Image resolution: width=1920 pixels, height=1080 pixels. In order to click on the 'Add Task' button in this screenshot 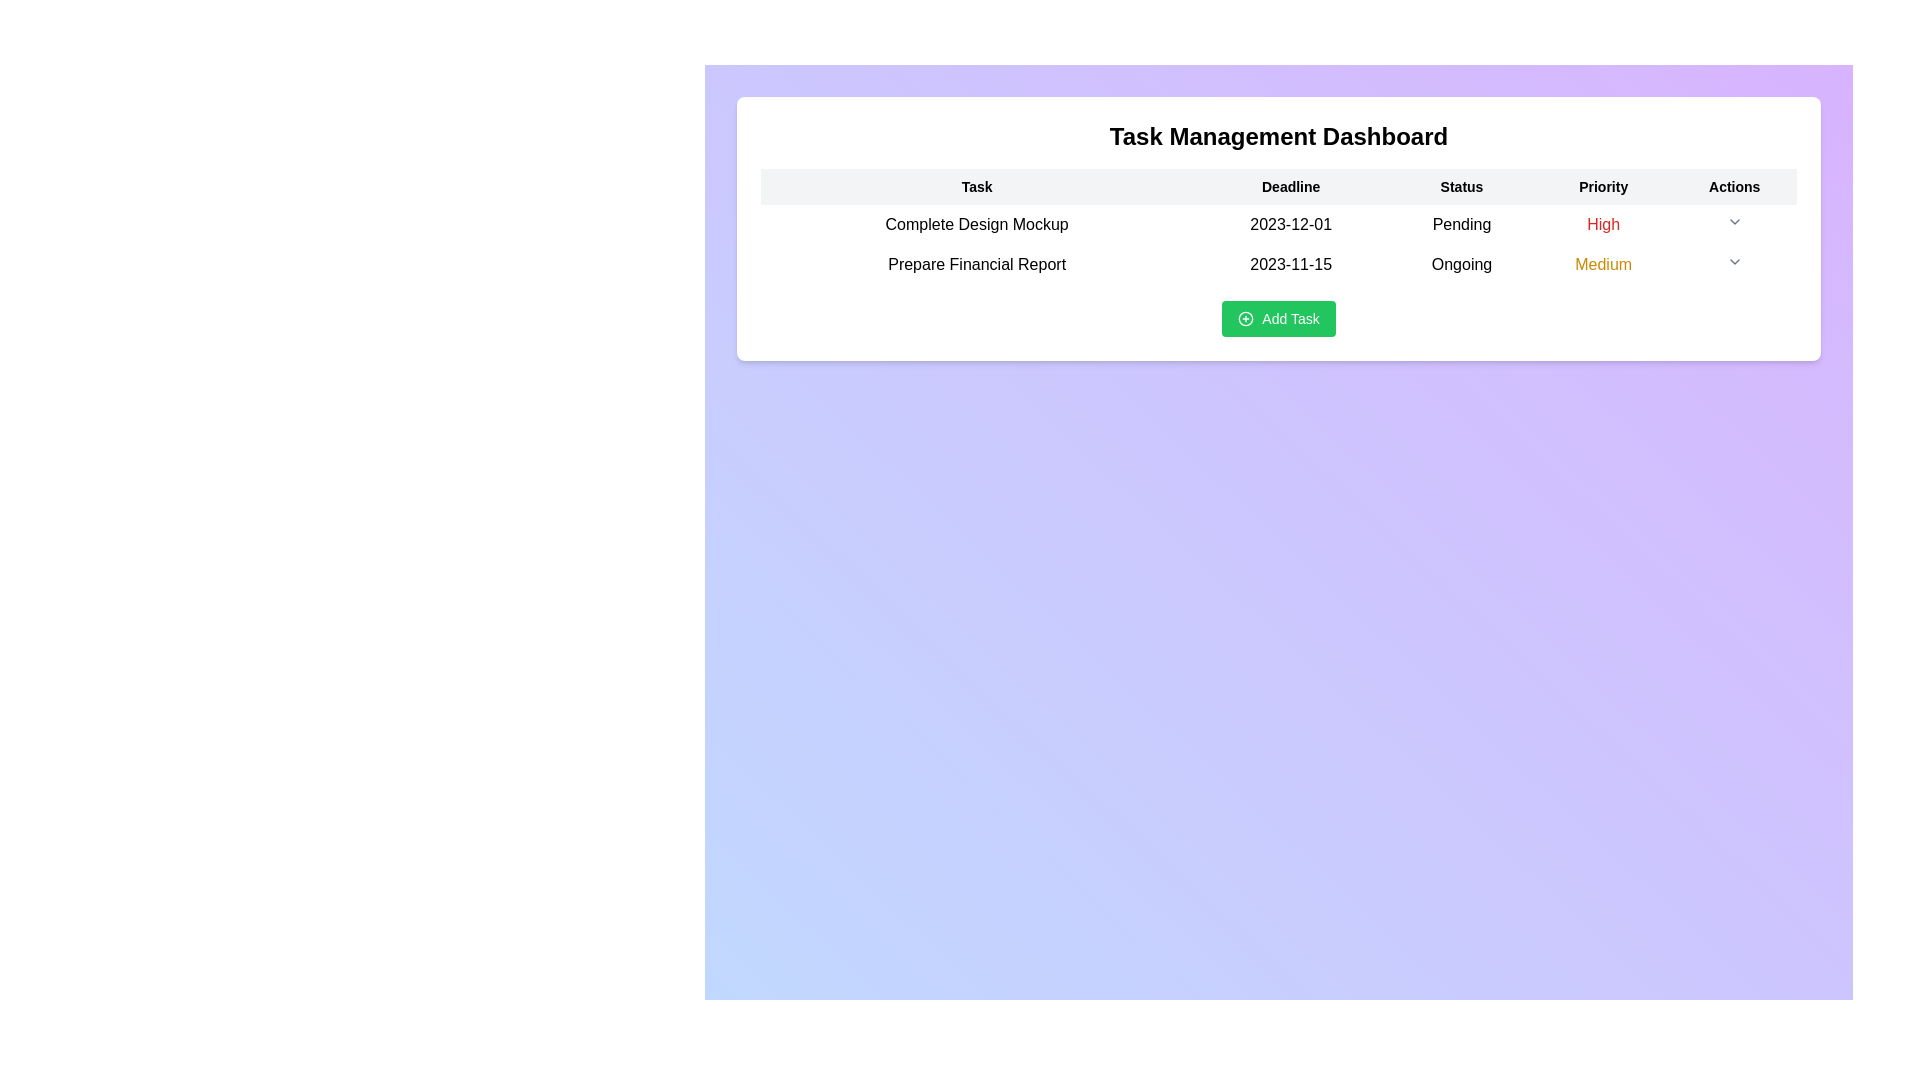, I will do `click(1277, 318)`.